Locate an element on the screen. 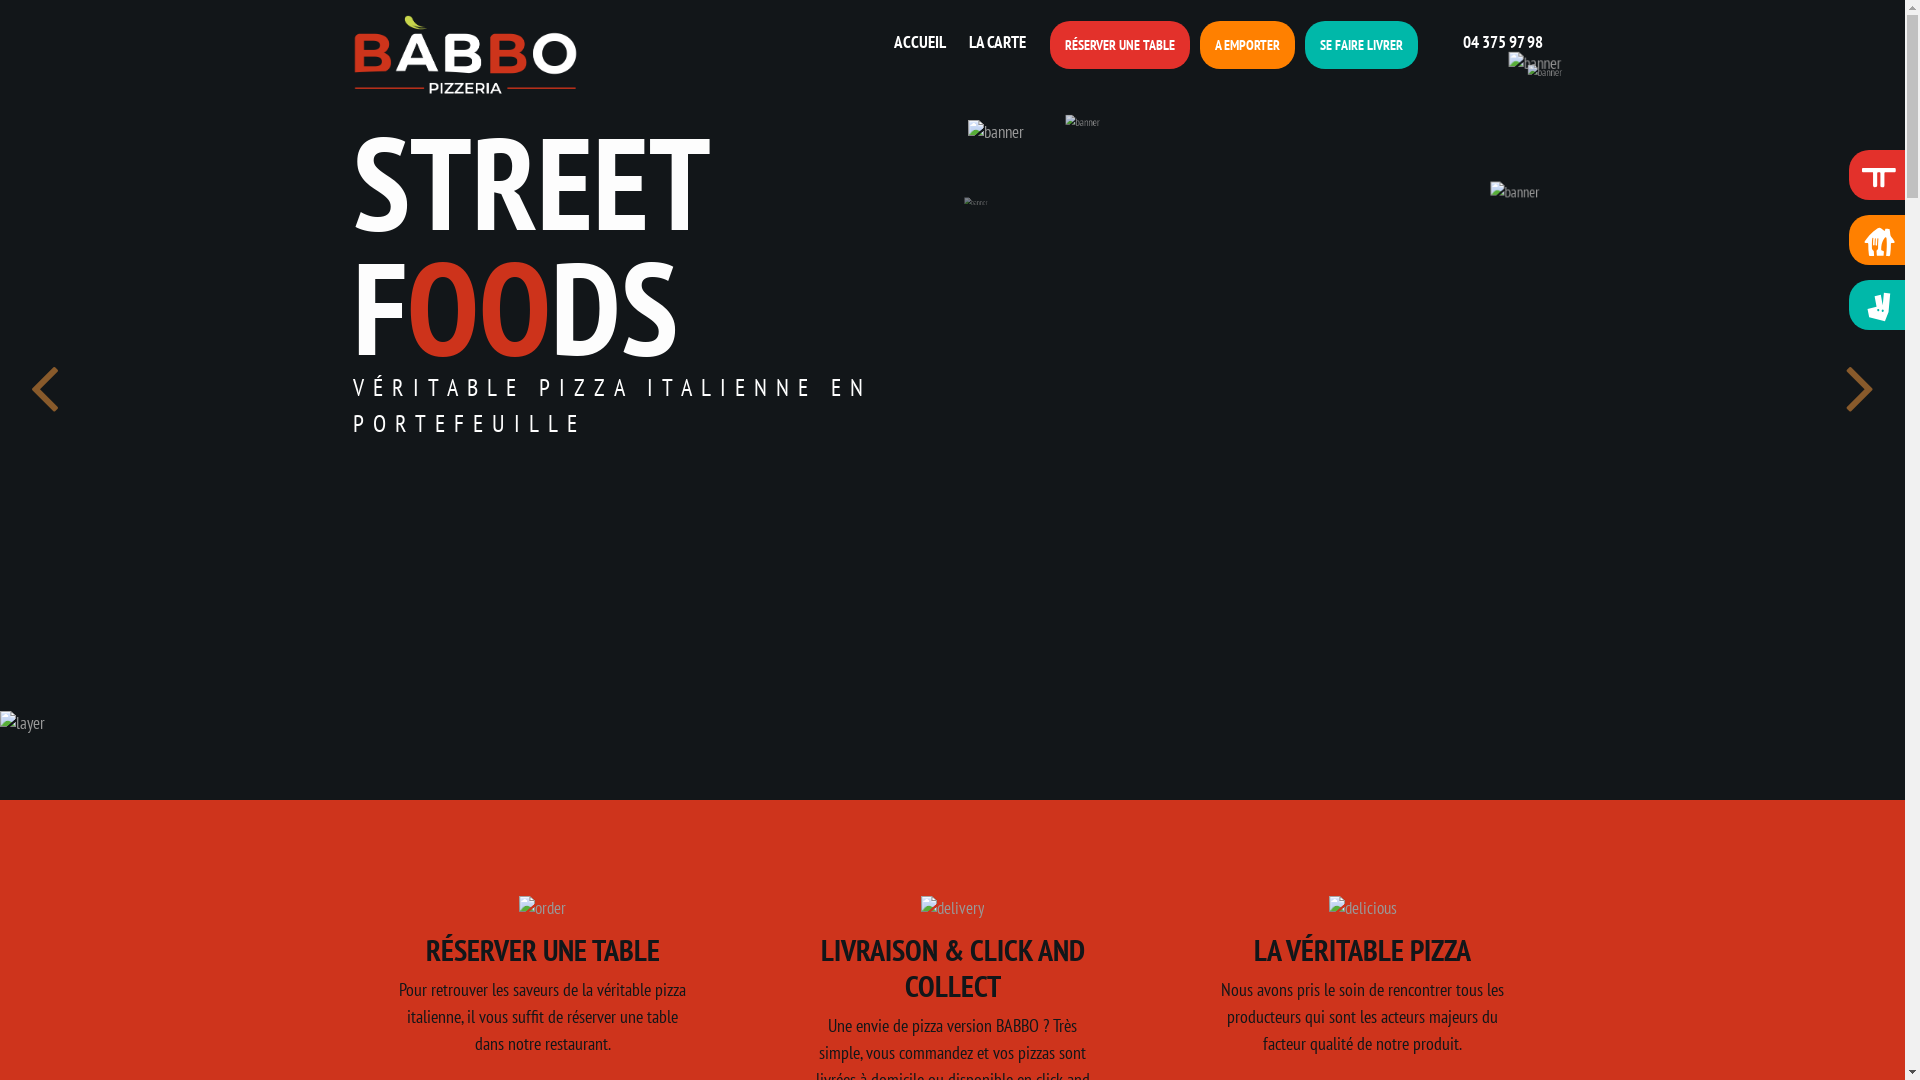 Image resolution: width=1920 pixels, height=1080 pixels. 'ACCUEIL' is located at coordinates (920, 42).